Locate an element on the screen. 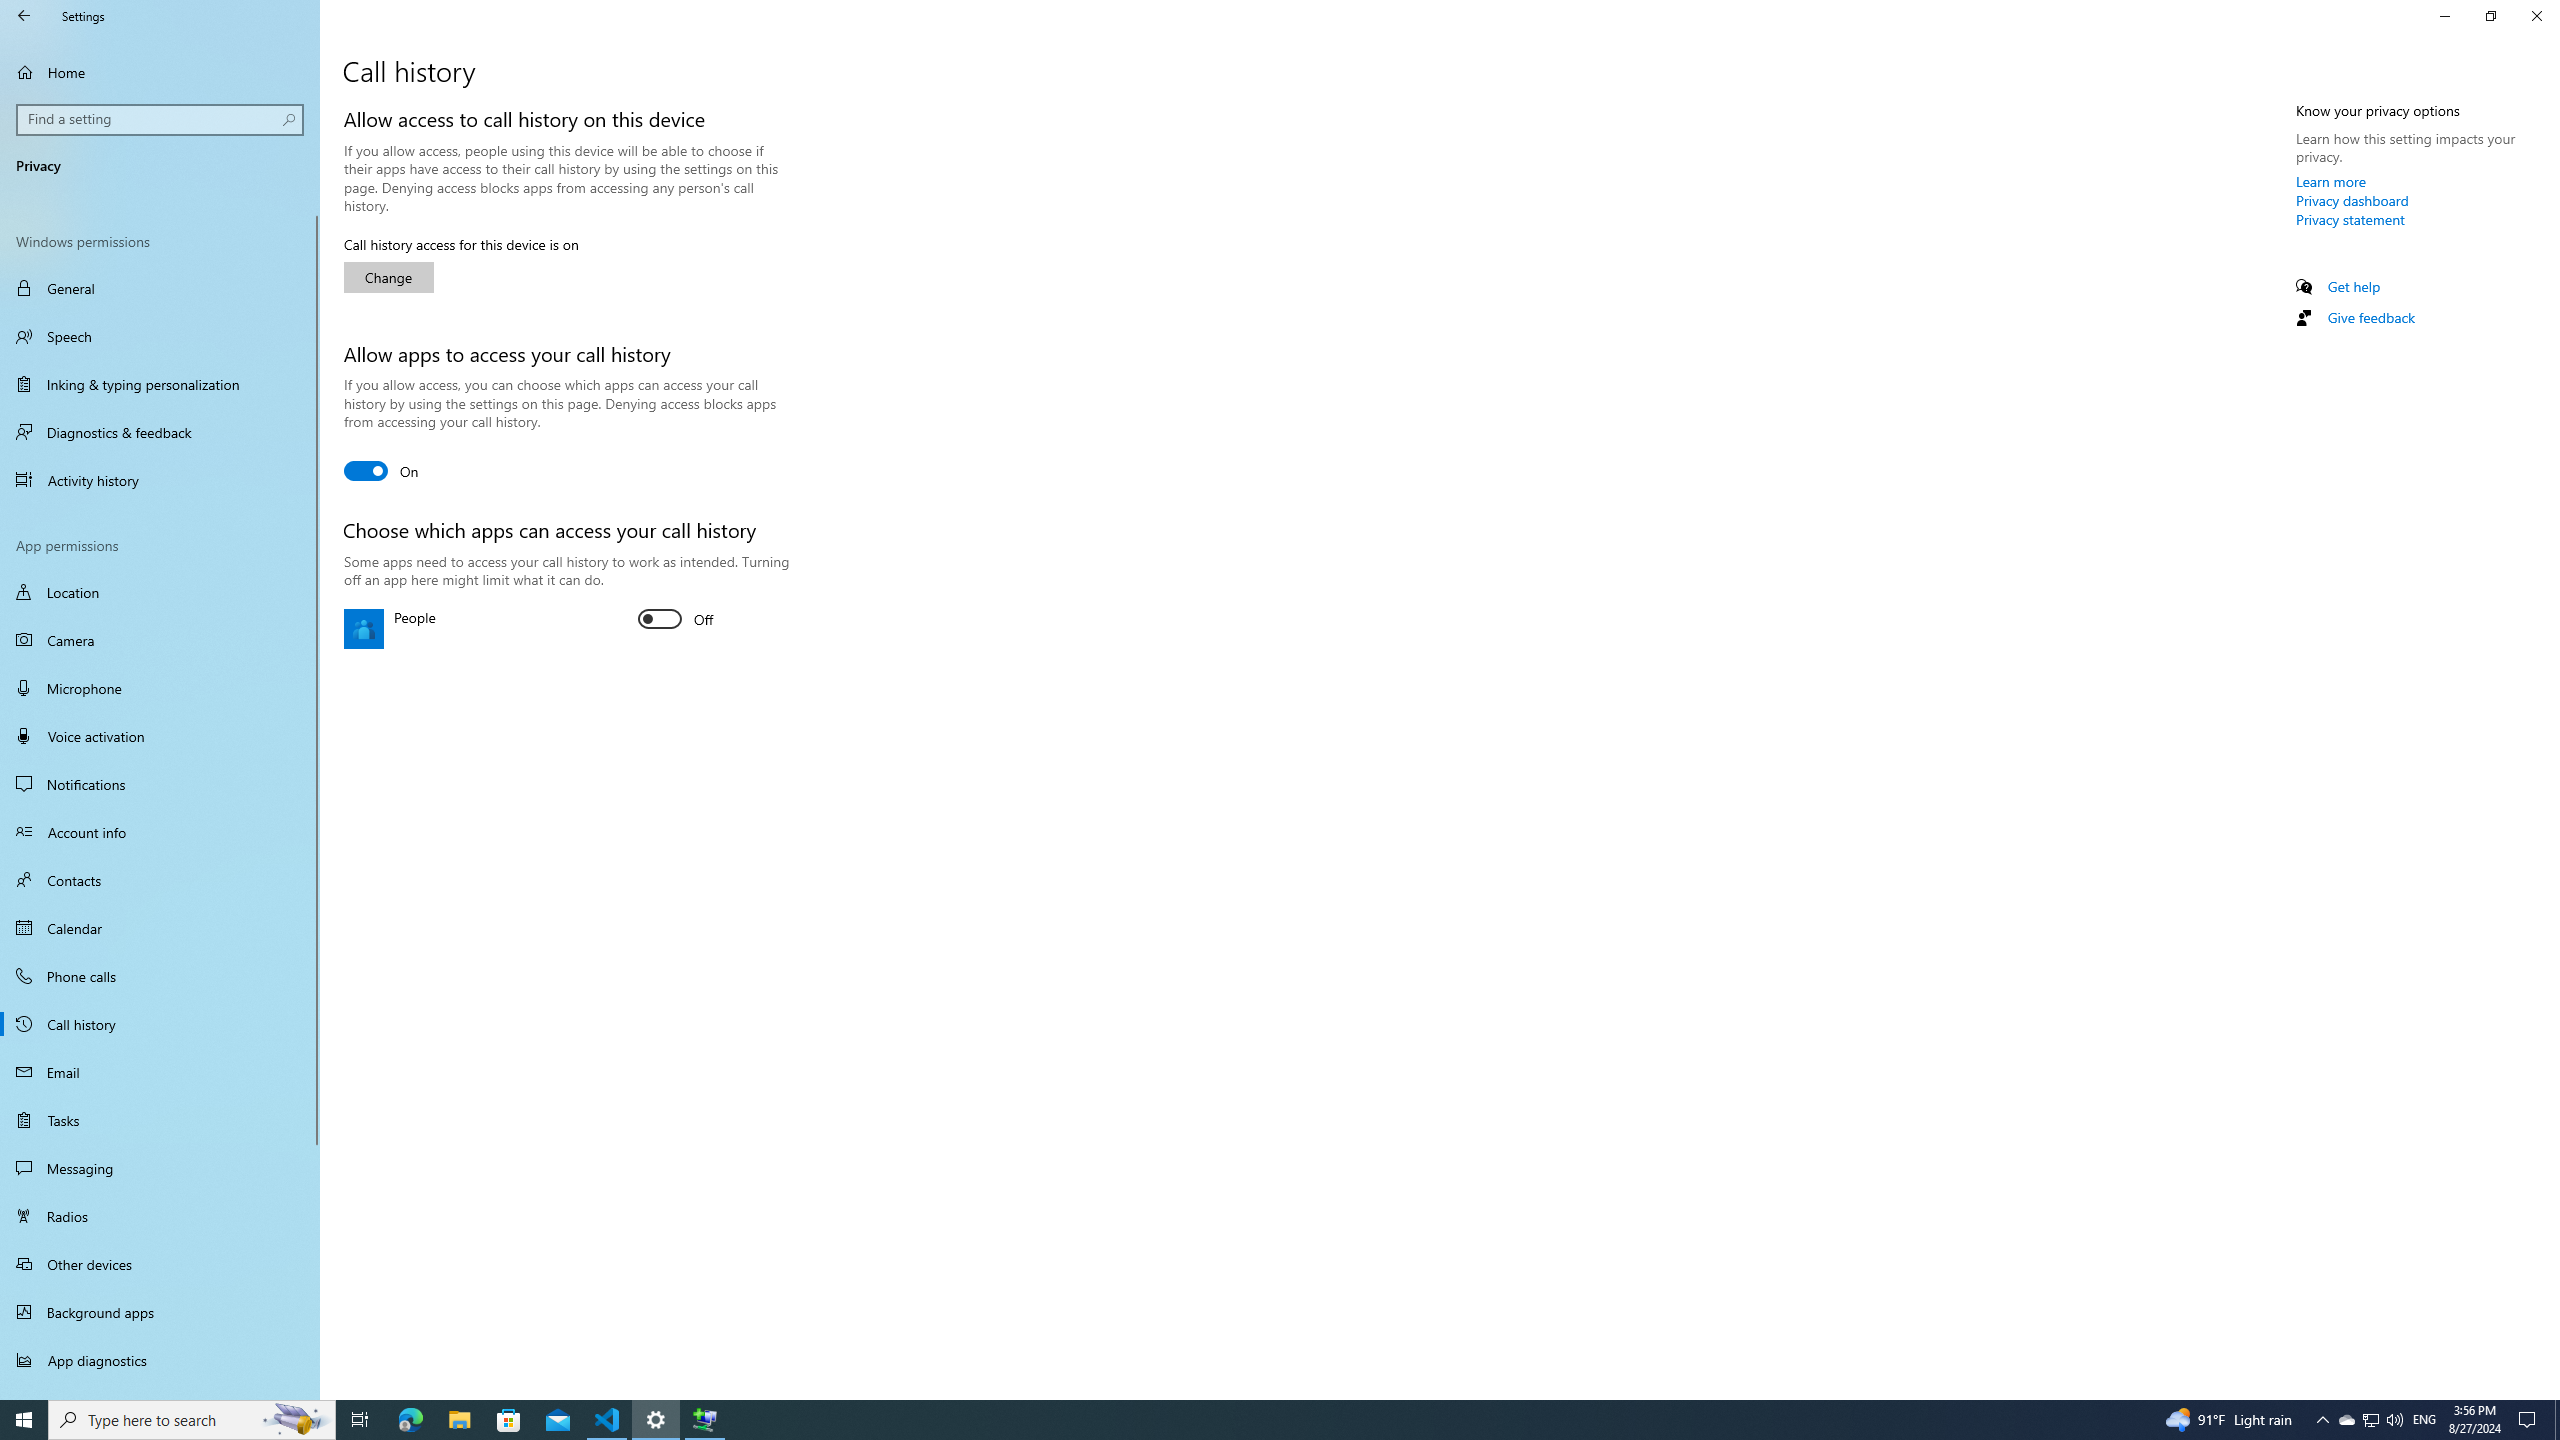  'Notifications' is located at coordinates (159, 784).